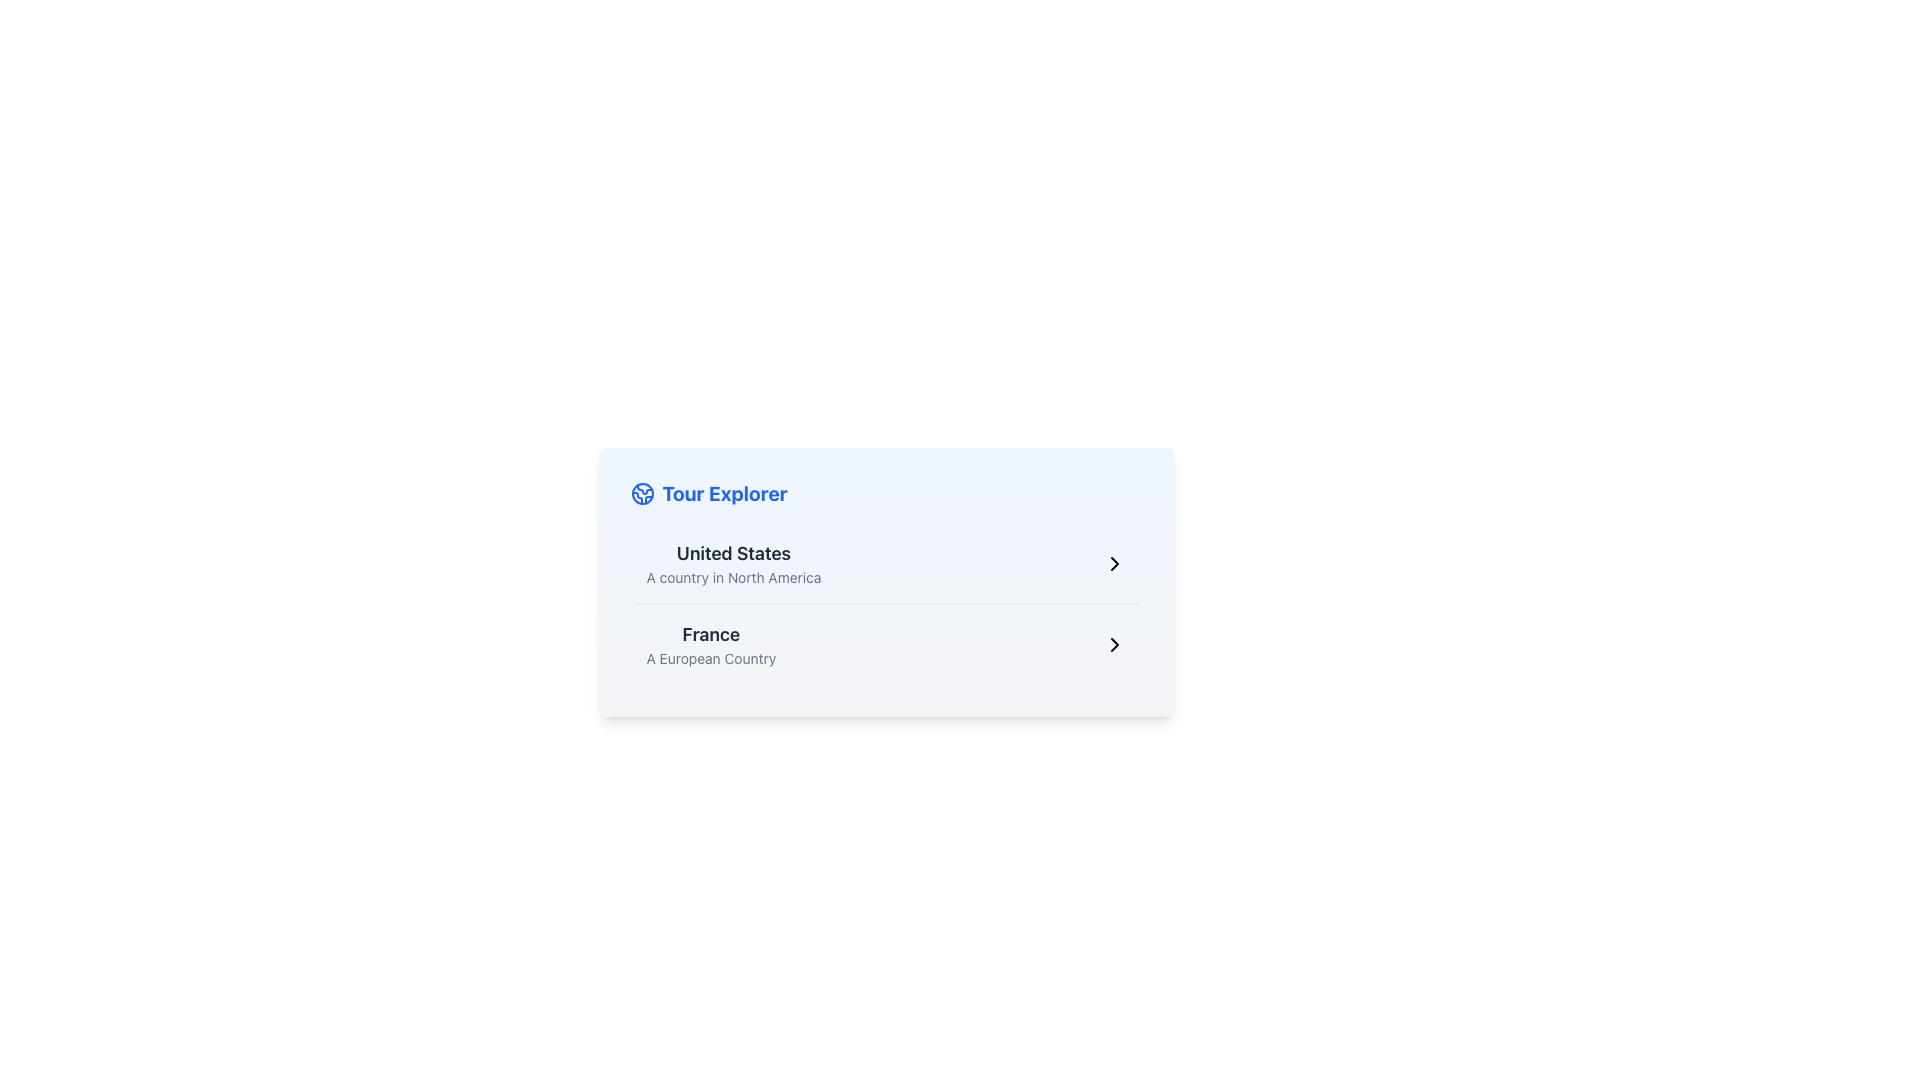  I want to click on the circular globe icon styled with blue lines on a white background, positioned to the left of the 'Tour Explorer' text, so click(642, 493).